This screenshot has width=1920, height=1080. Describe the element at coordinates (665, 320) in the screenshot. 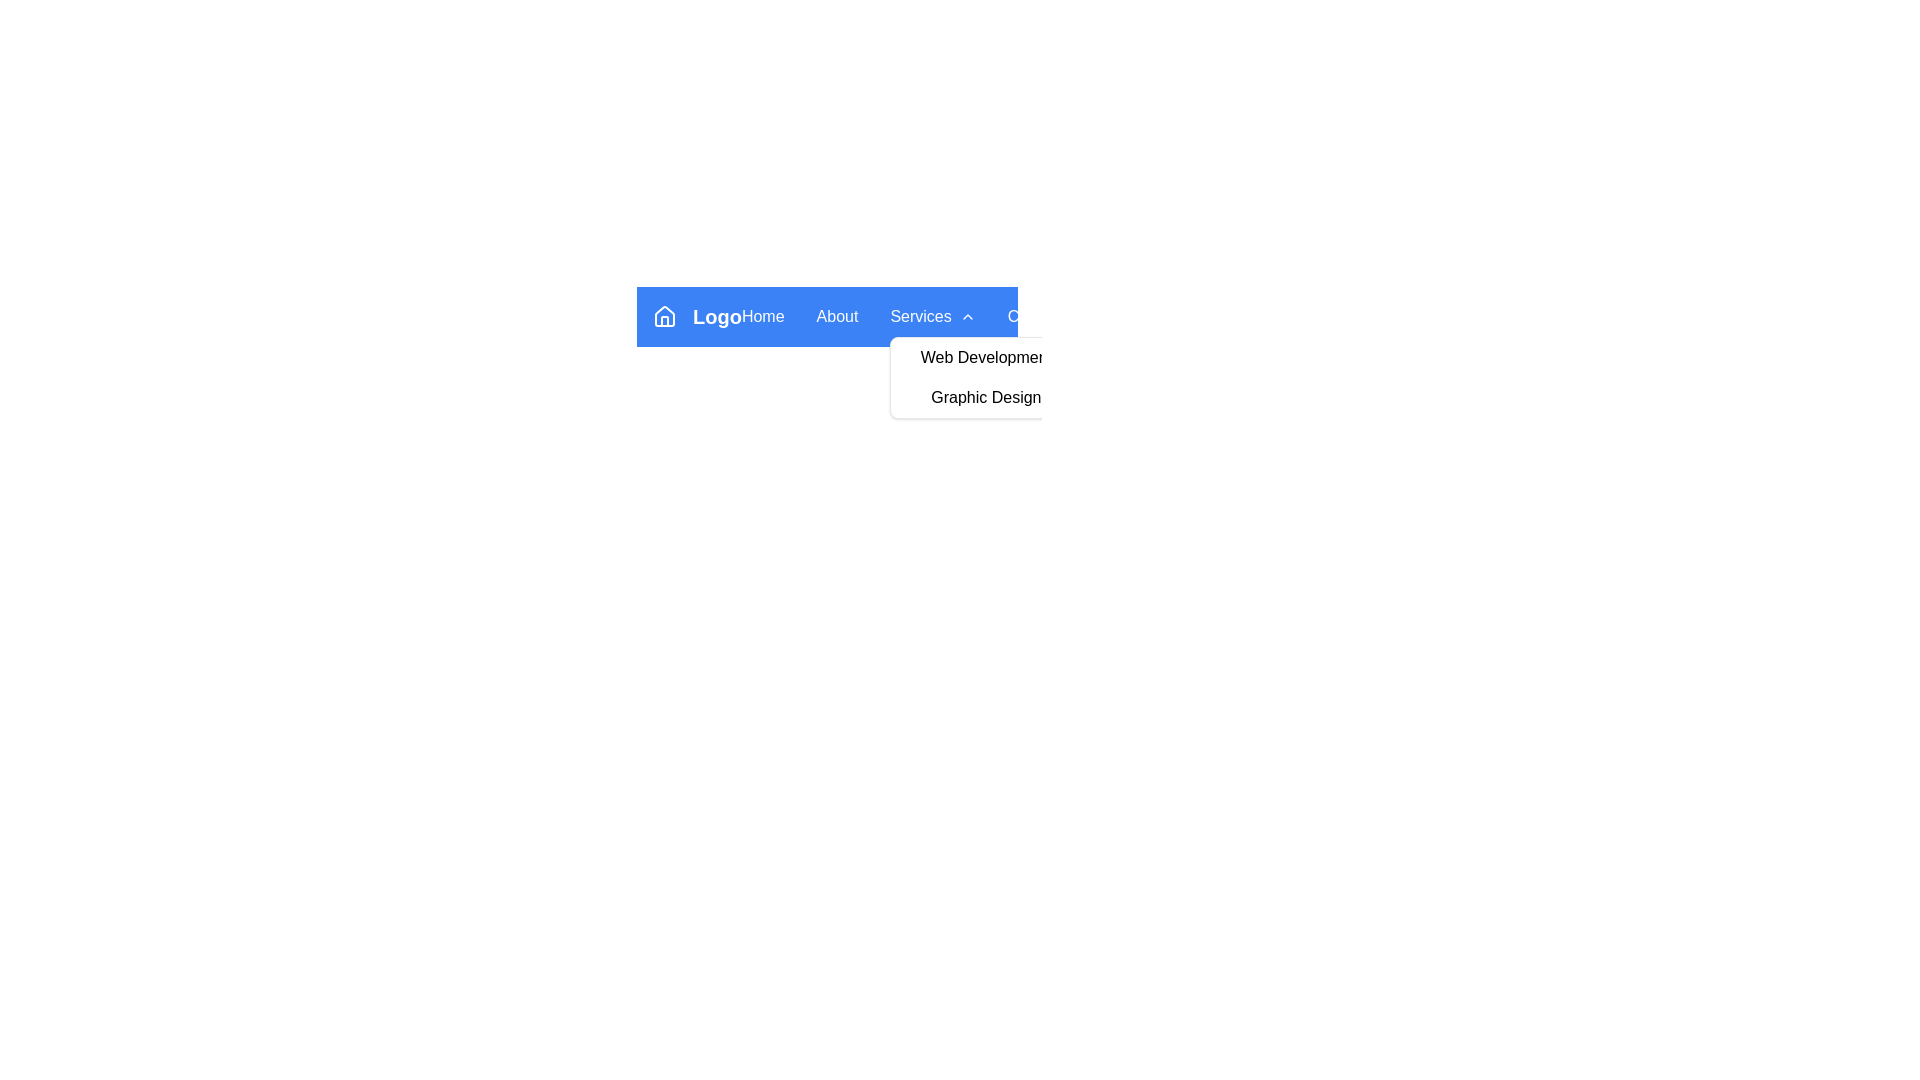

I see `door section of the home icon, which is a vertical rectangle with rounded ends, located near the center of the navigation bar, just left of the 'Logo' text` at that location.